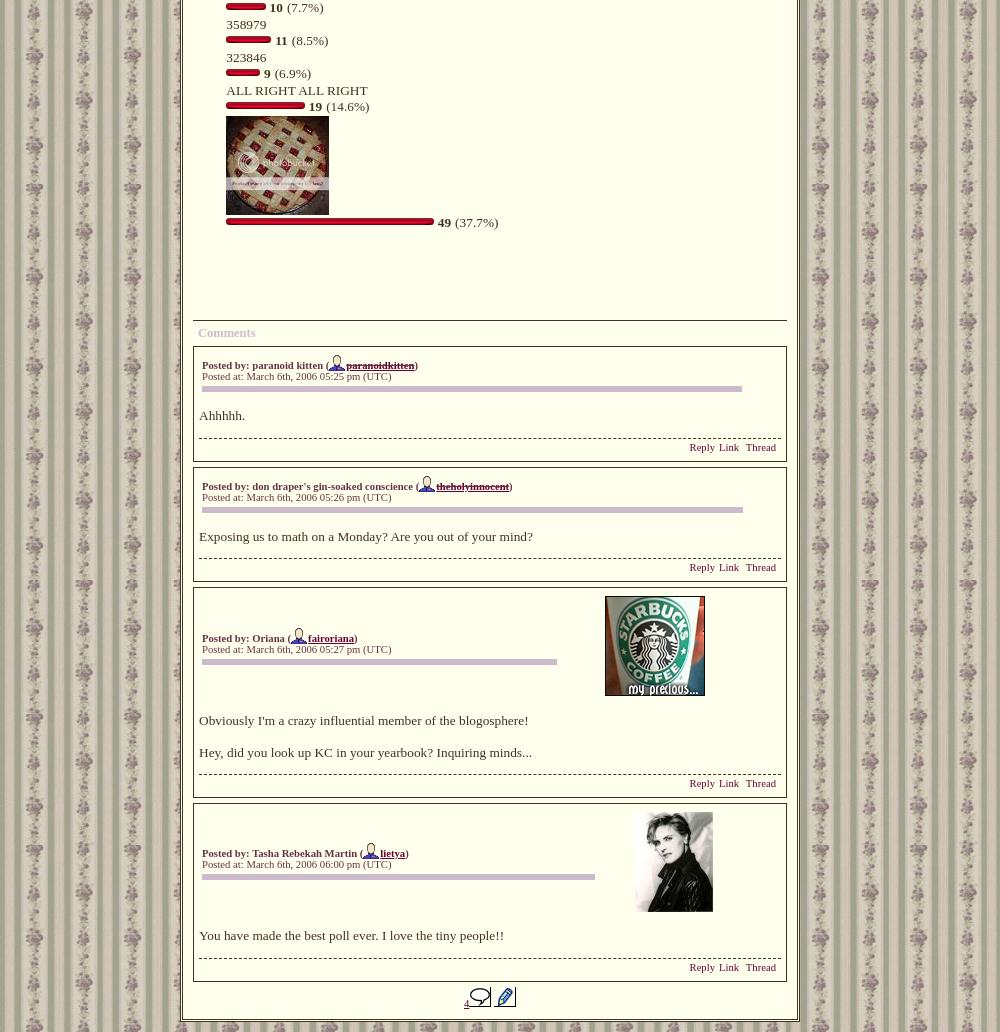 This screenshot has height=1032, width=1000. What do you see at coordinates (317, 495) in the screenshot?
I see `'March 6th, 2006 05:26 pm (UTC)'` at bounding box center [317, 495].